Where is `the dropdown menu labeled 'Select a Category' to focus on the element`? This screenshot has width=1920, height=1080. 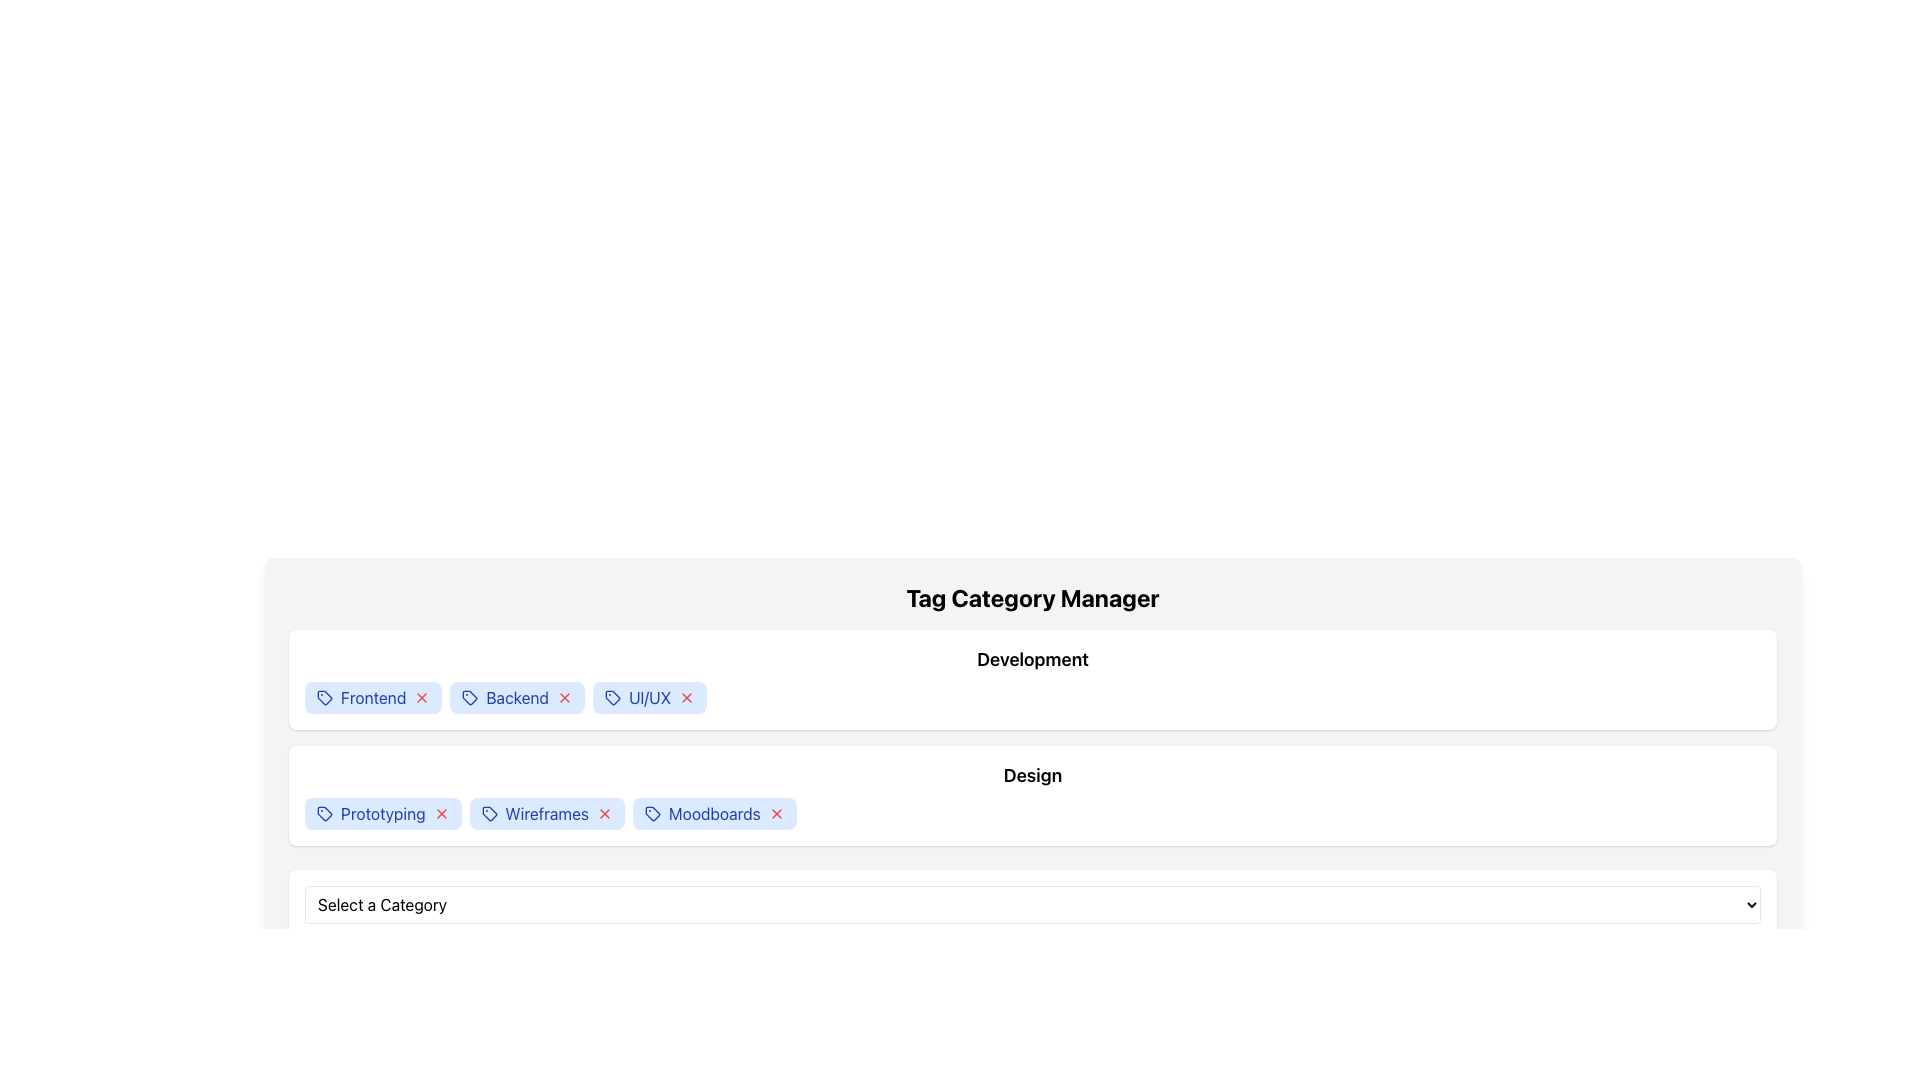 the dropdown menu labeled 'Select a Category' to focus on the element is located at coordinates (1032, 905).